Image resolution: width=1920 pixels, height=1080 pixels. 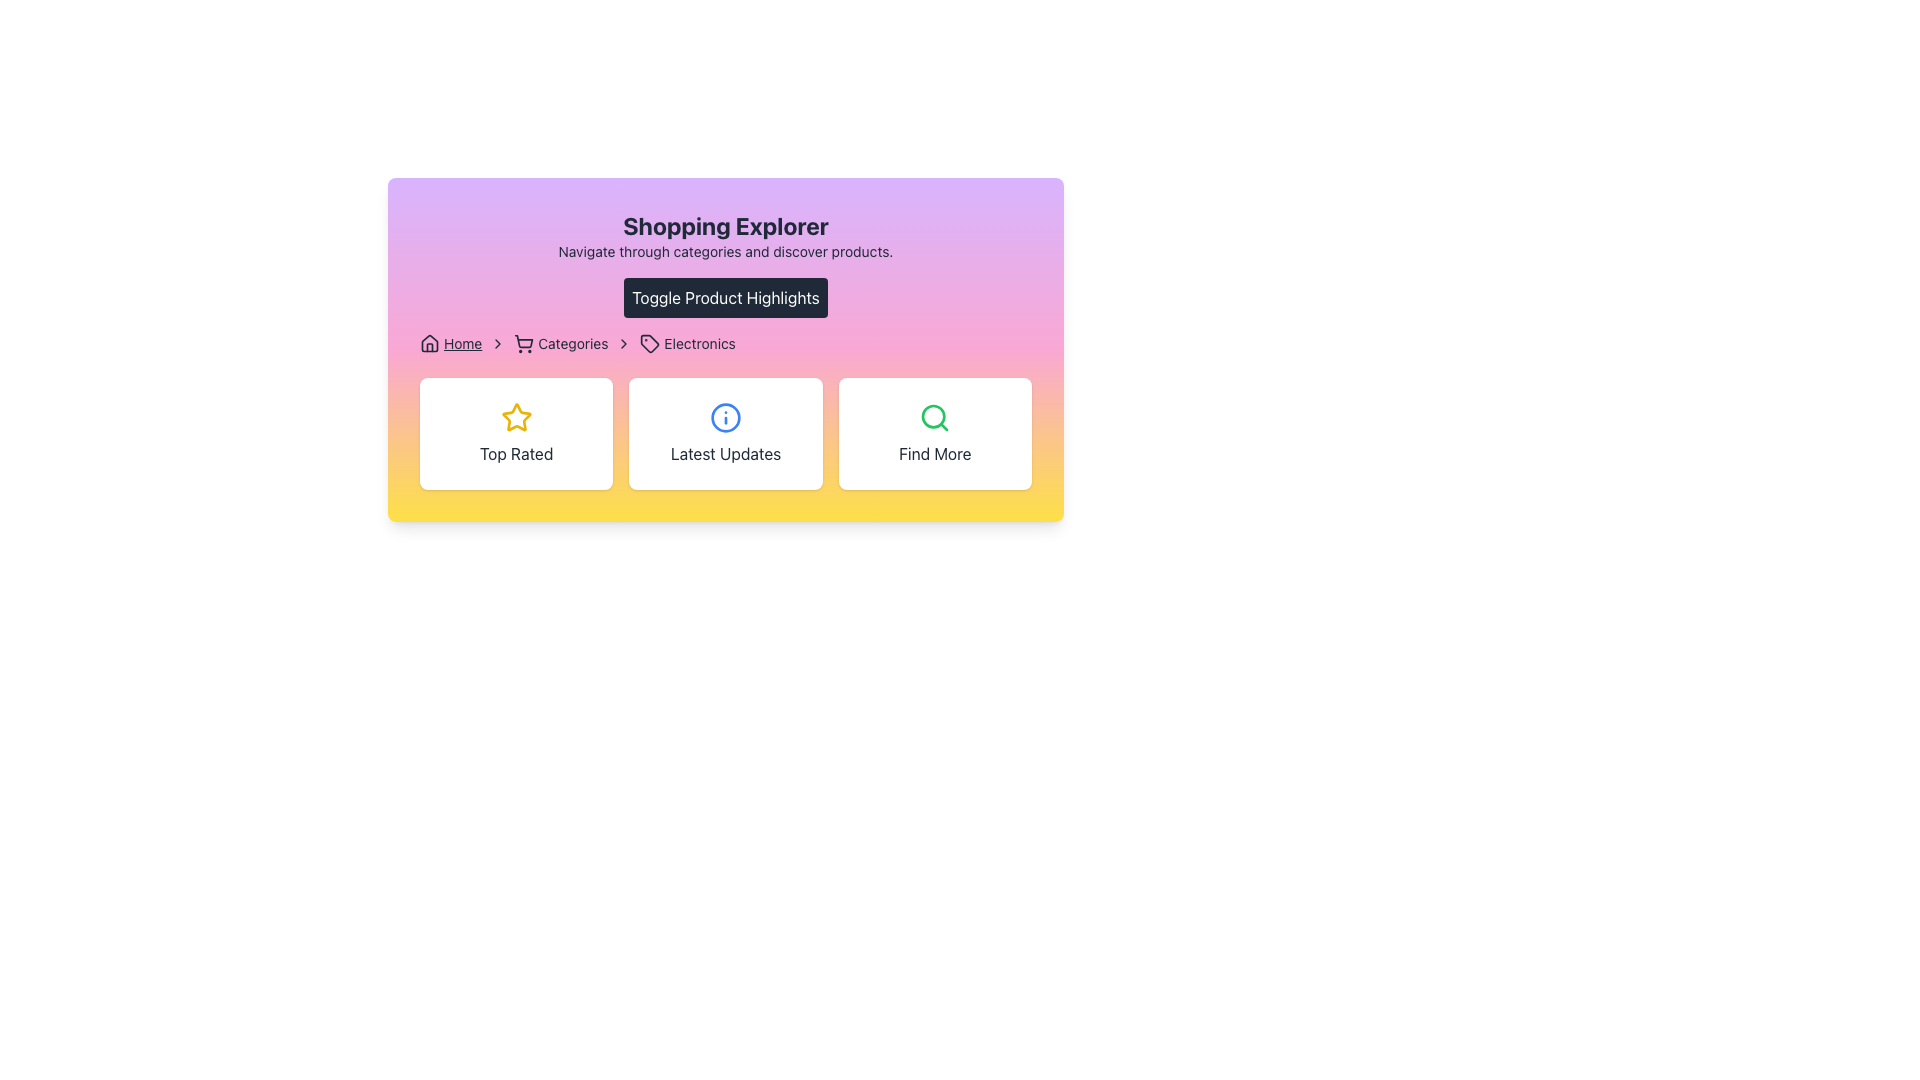 I want to click on the informational text block that provides a brief description related to the 'Shopping Explorer' section, located between the heading 'Shopping Explorer' and the 'Toggle Product Highlights' button, so click(x=724, y=250).